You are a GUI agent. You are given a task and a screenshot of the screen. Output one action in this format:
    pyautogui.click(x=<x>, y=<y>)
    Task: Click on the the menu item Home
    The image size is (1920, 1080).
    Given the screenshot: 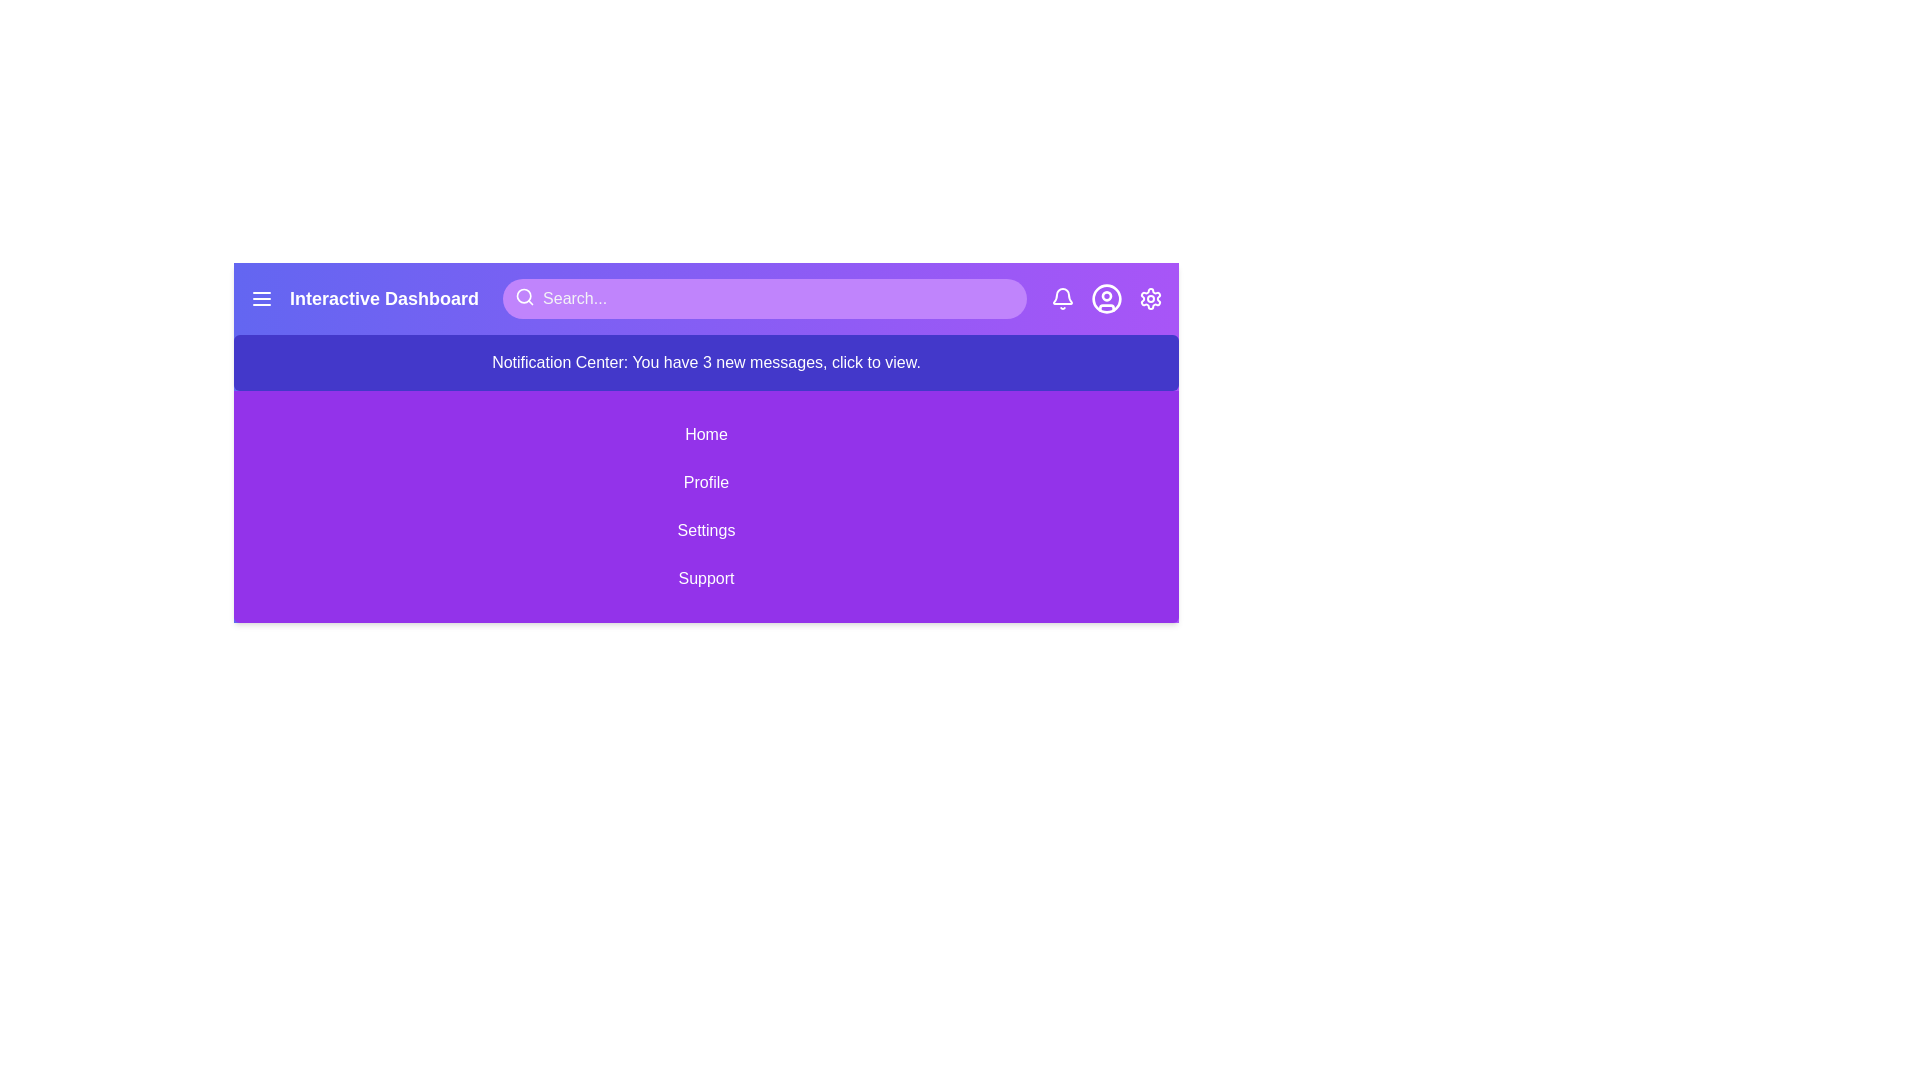 What is the action you would take?
    pyautogui.click(x=706, y=434)
    